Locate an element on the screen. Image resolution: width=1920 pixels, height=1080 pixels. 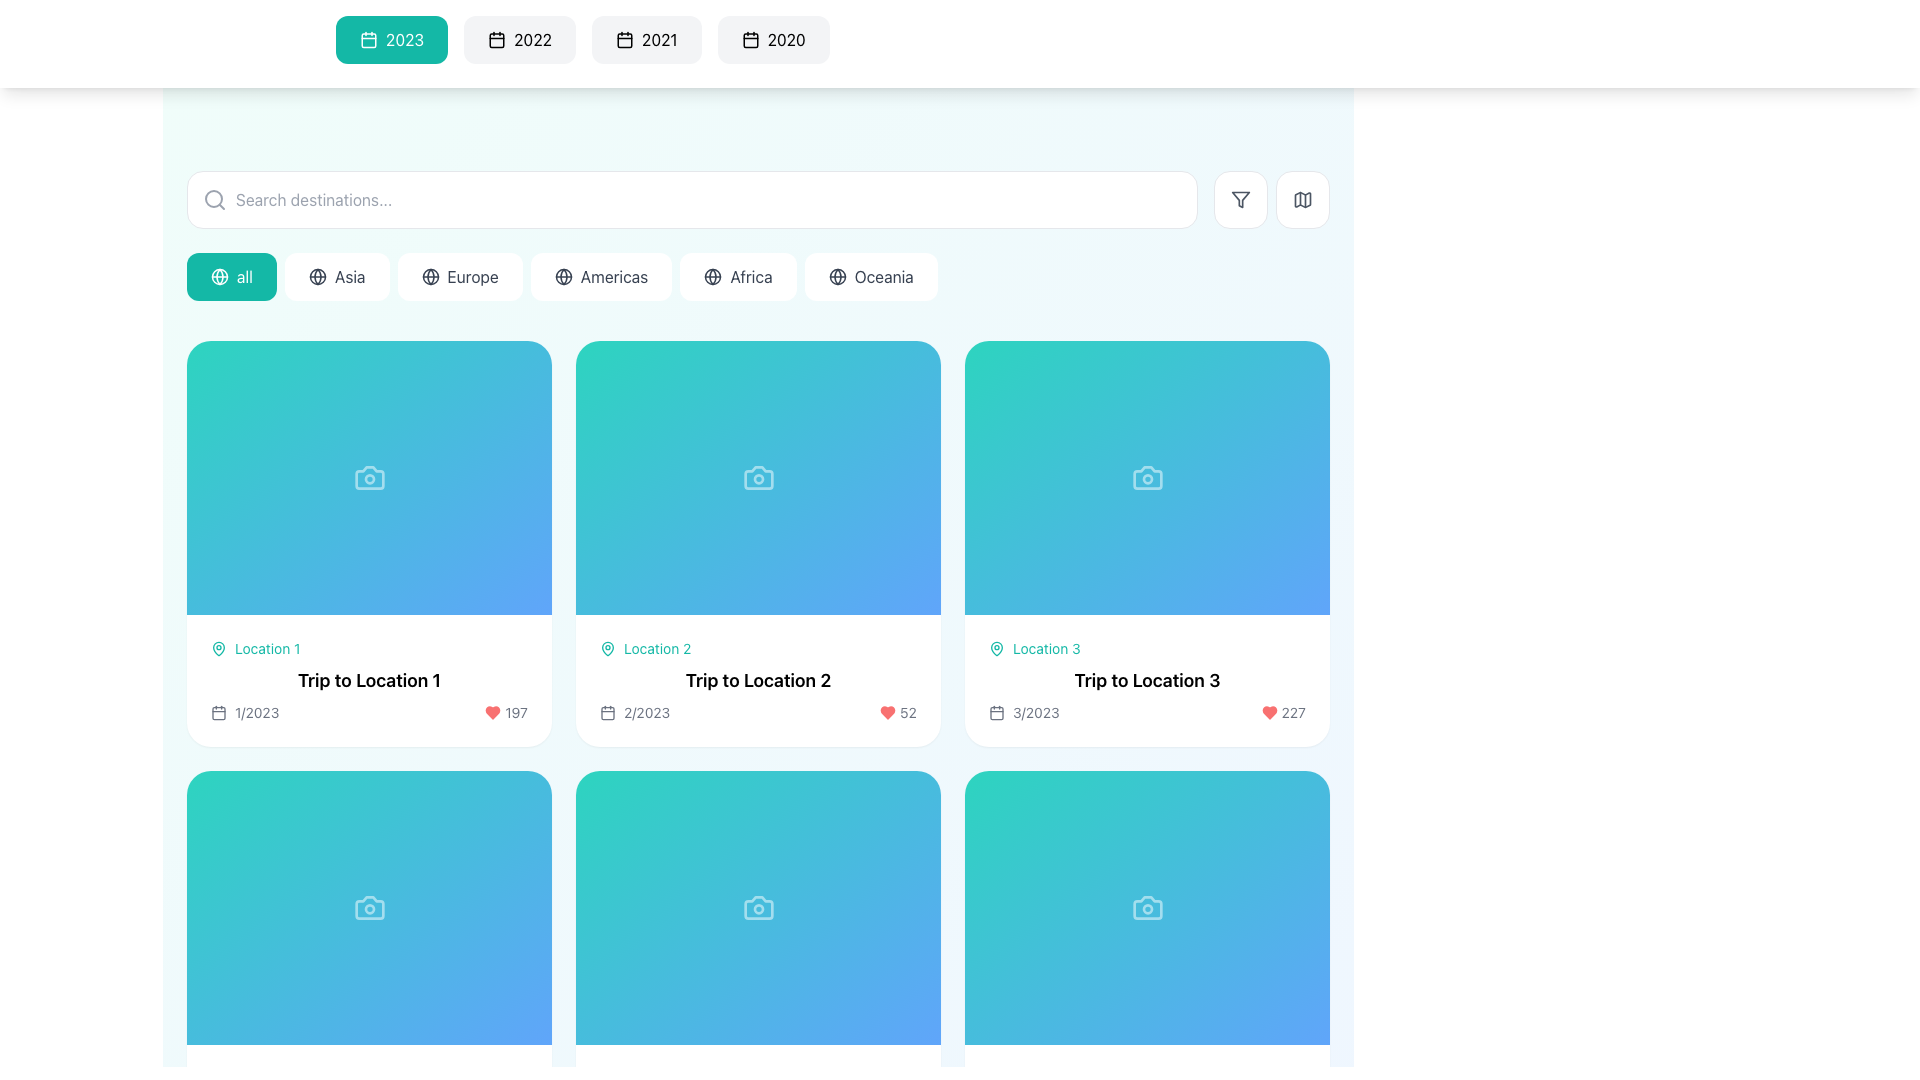
camera icon that serves as a placeholder image for the tile labeled 'Trip to Location 2' in the grid layout is located at coordinates (757, 477).